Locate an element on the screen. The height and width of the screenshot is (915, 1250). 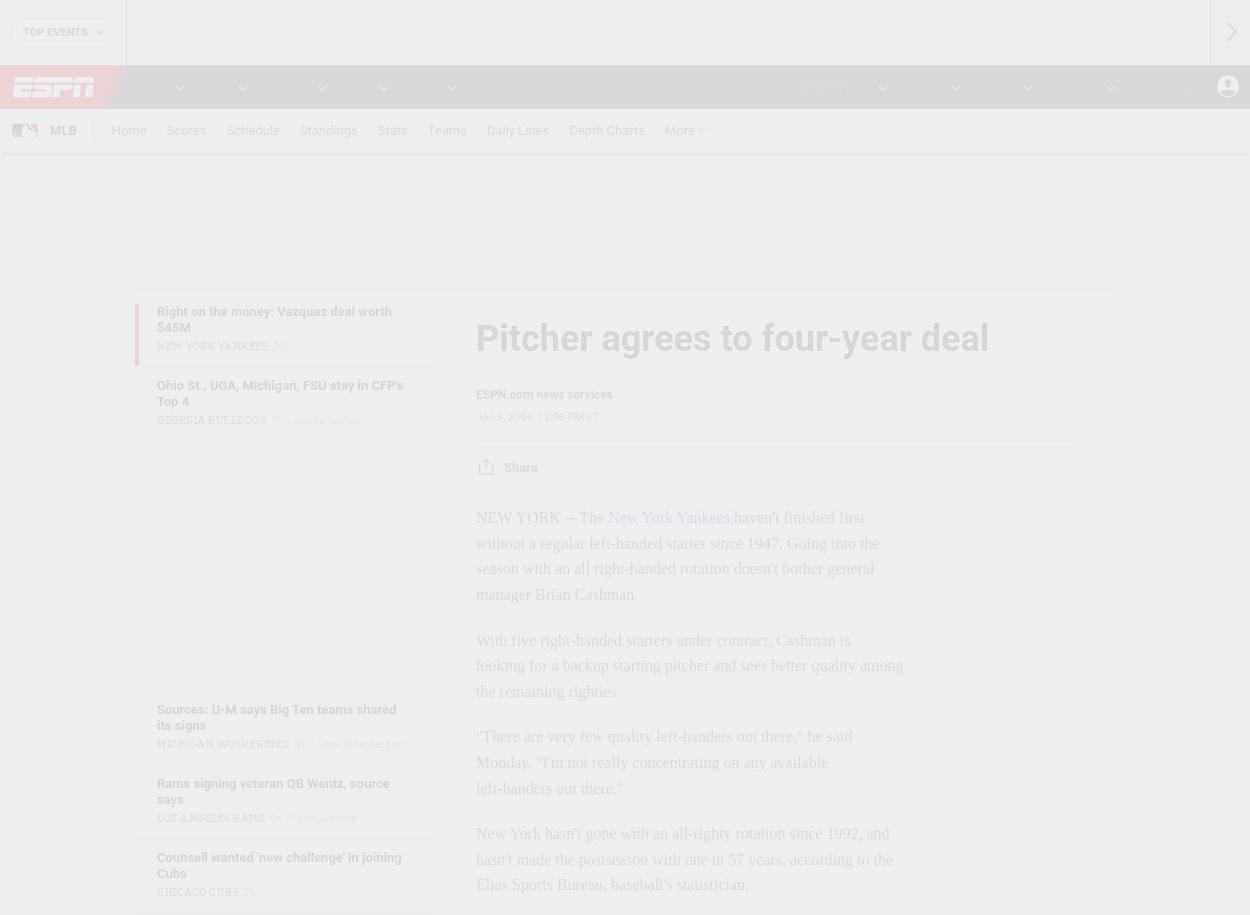
'"There are very few quality left-handers out there," he said' is located at coordinates (664, 736).